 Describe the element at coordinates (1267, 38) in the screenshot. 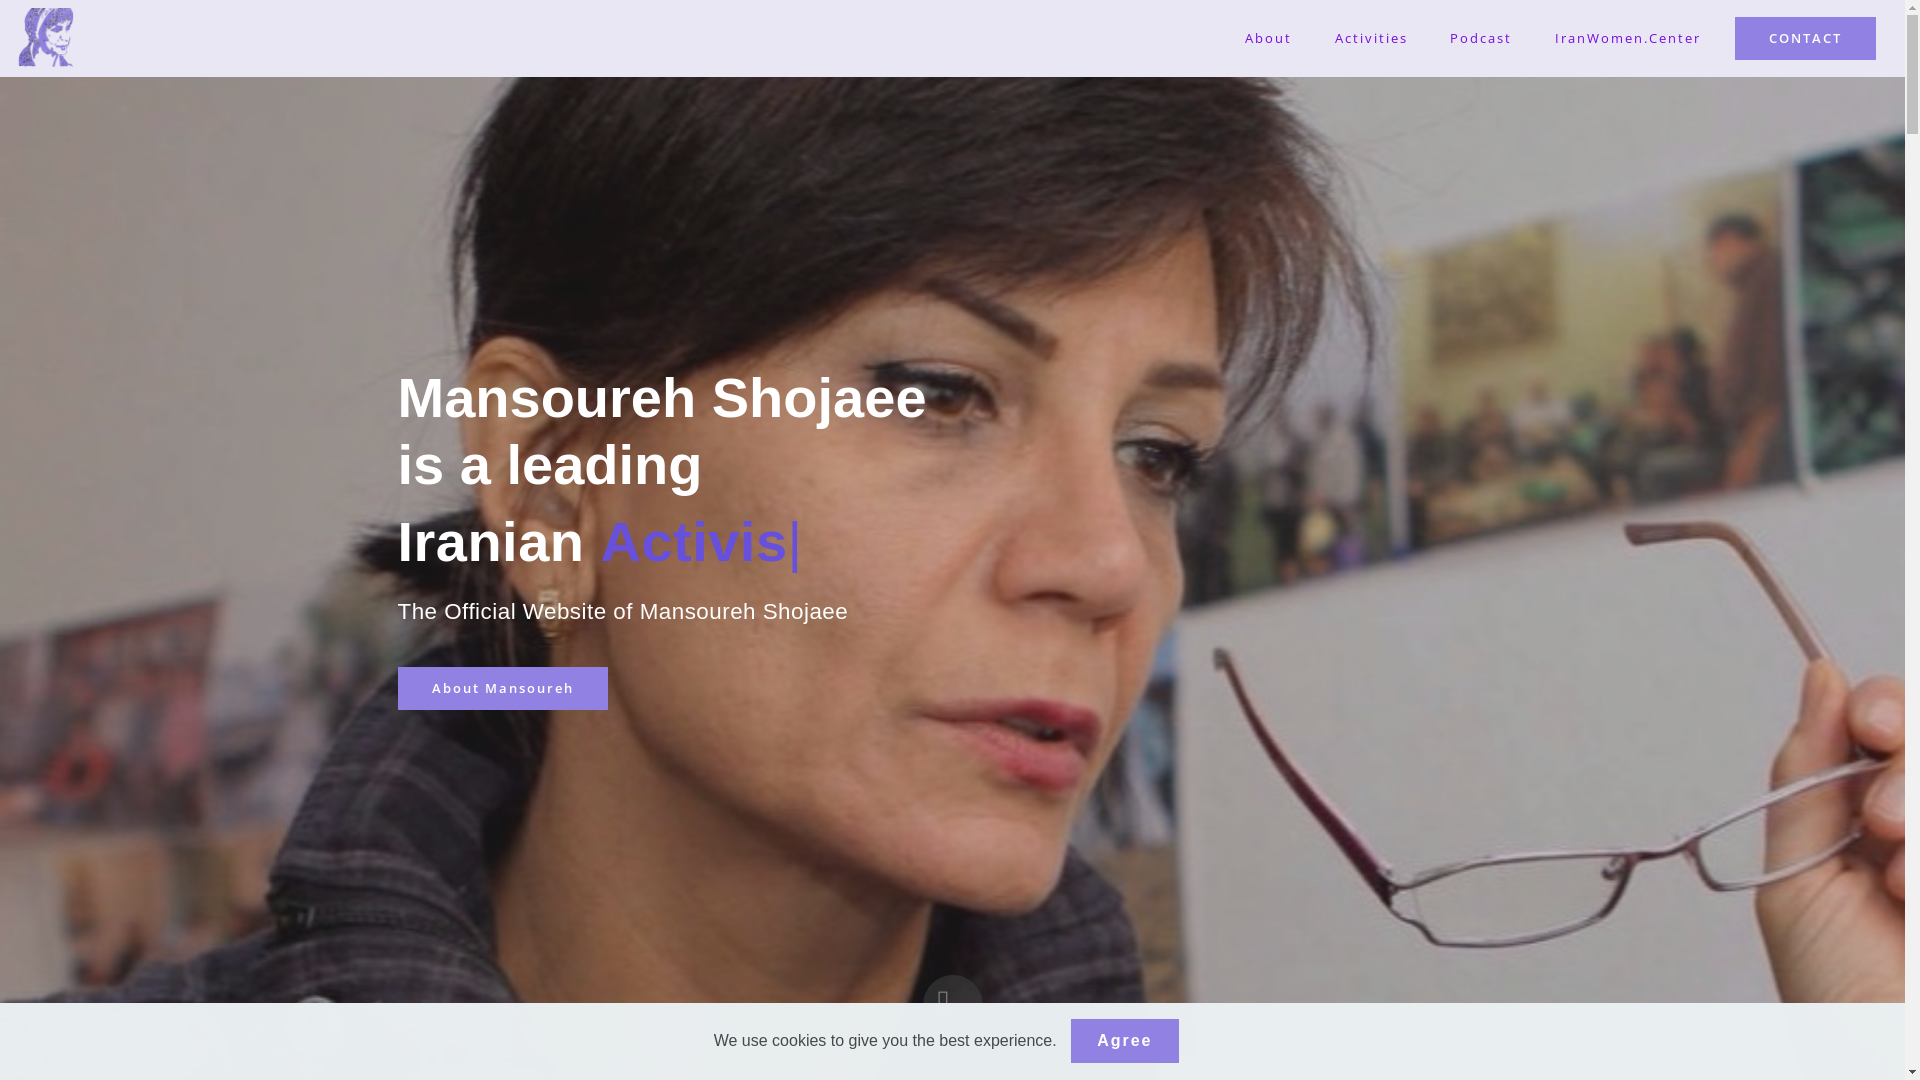

I see `'About'` at that location.